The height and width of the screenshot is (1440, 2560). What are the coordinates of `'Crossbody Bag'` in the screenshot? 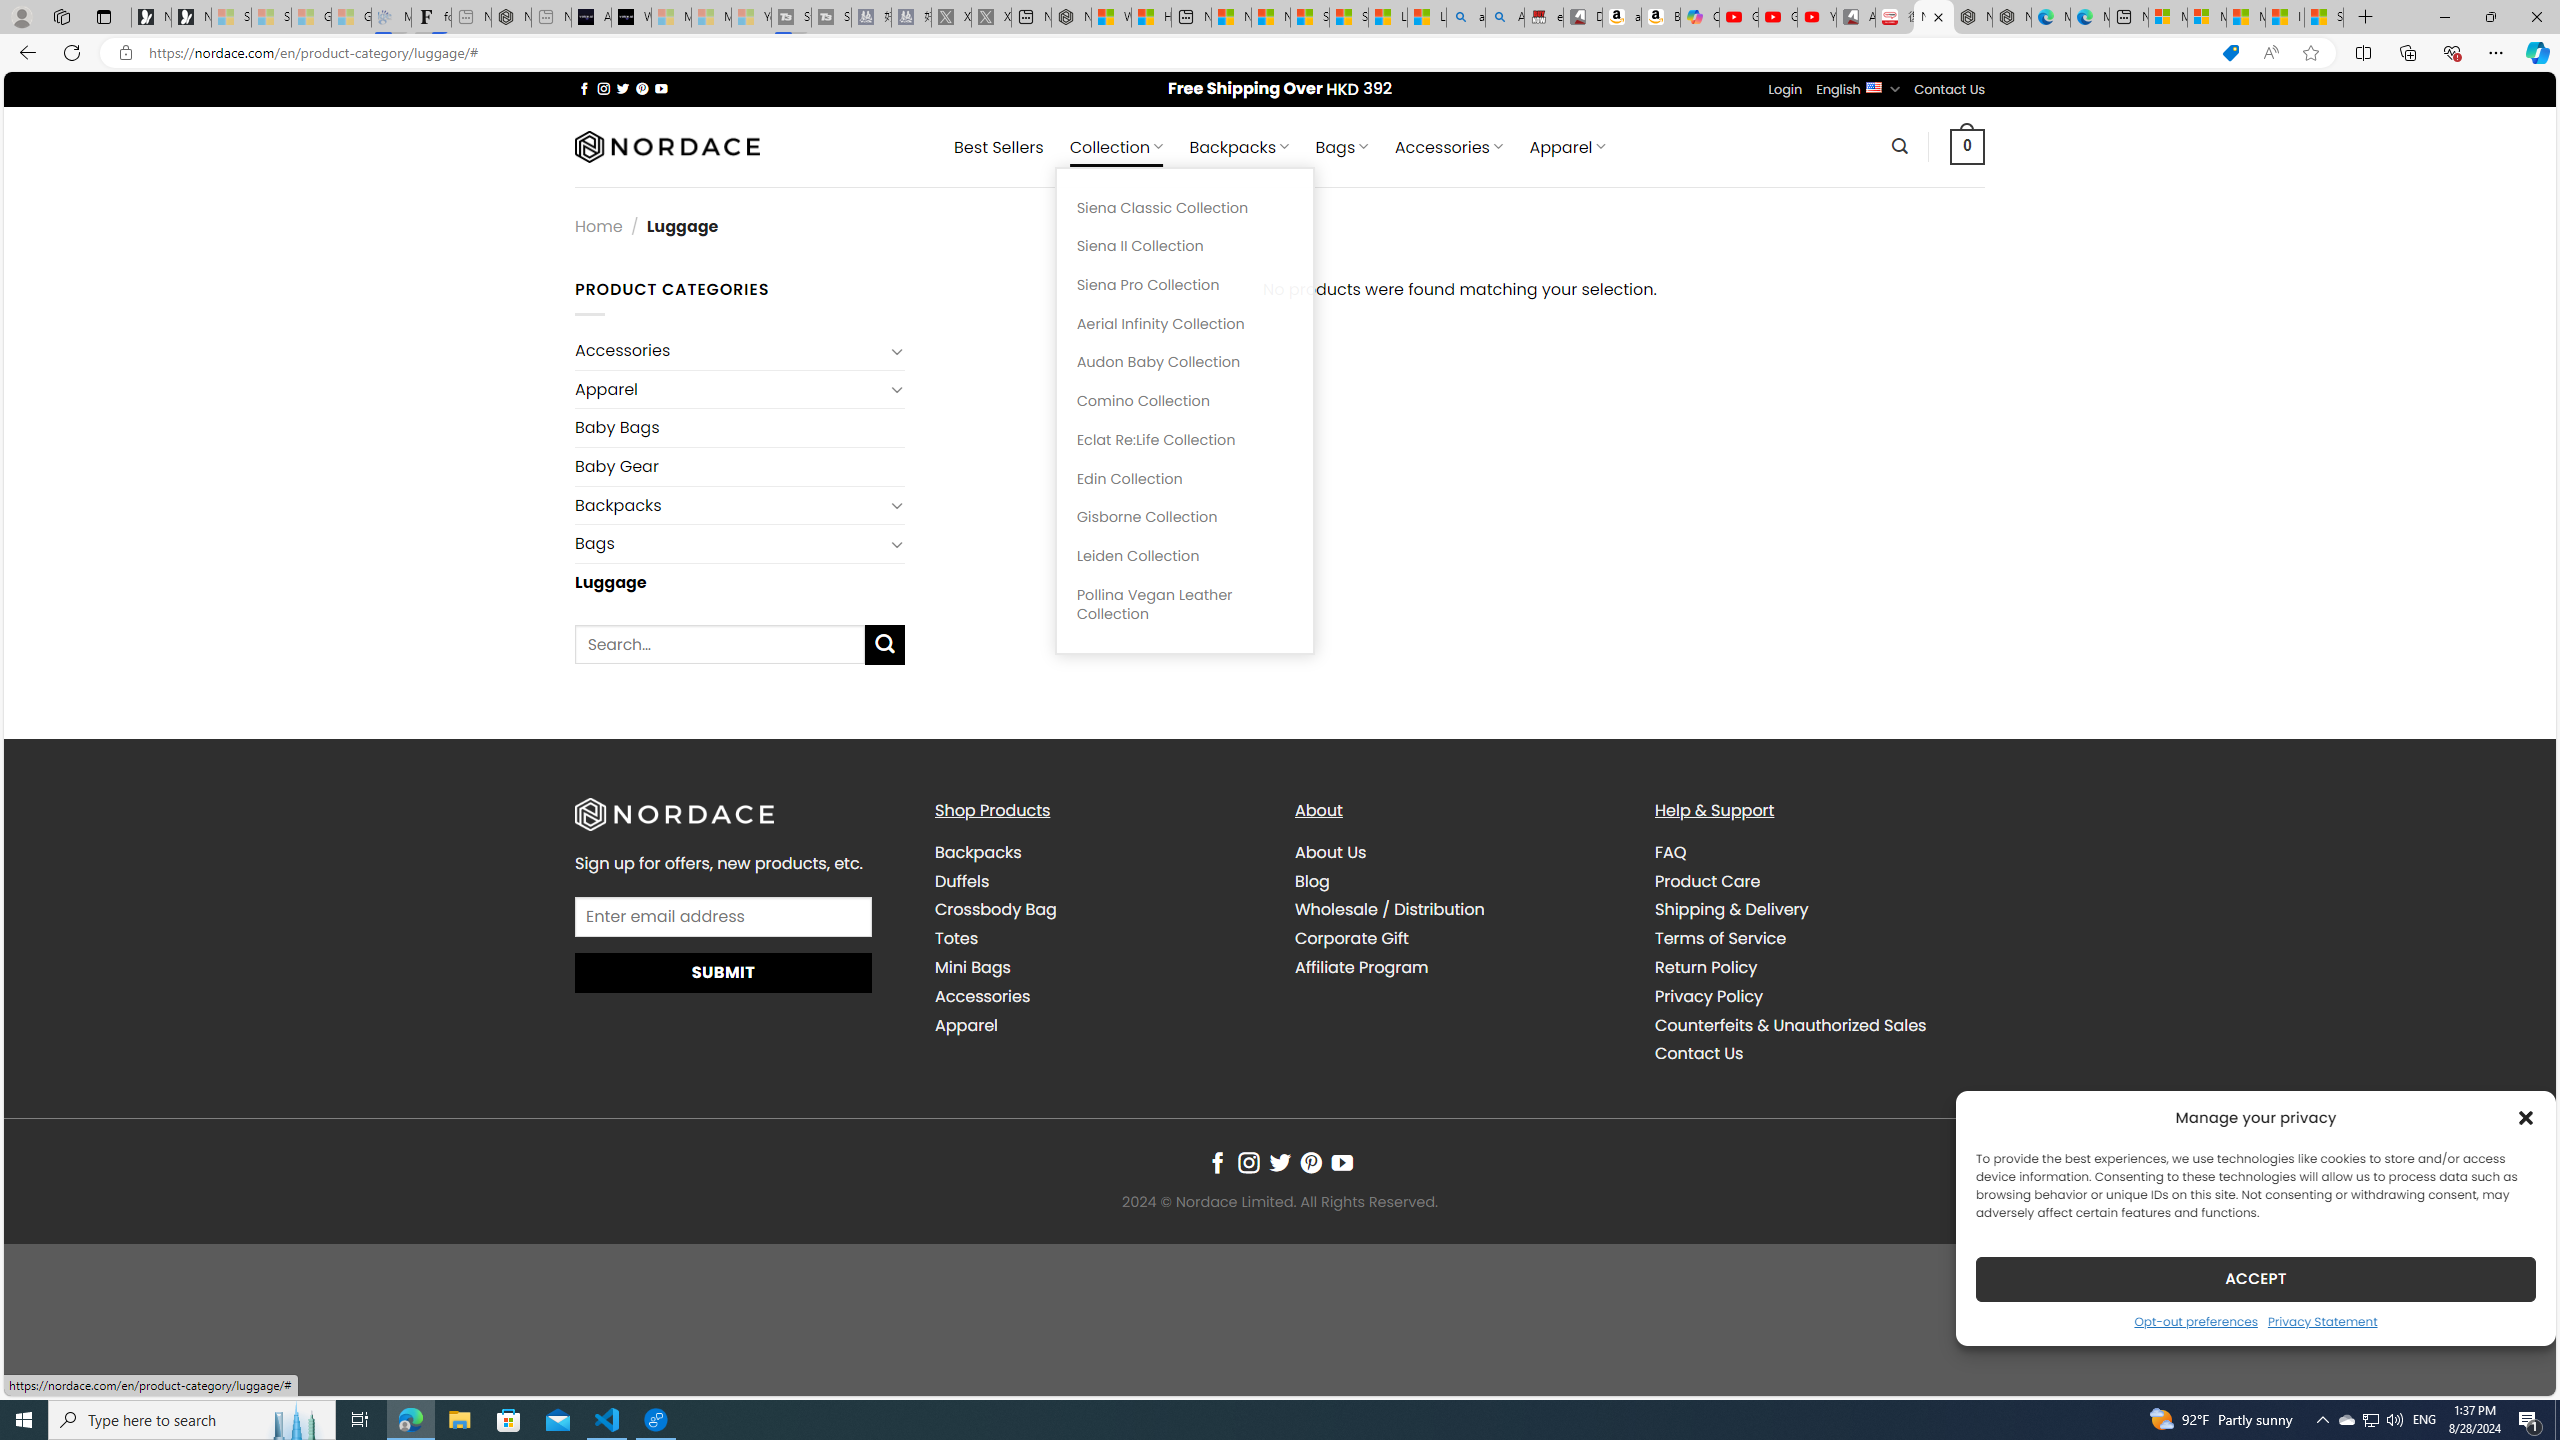 It's located at (994, 909).